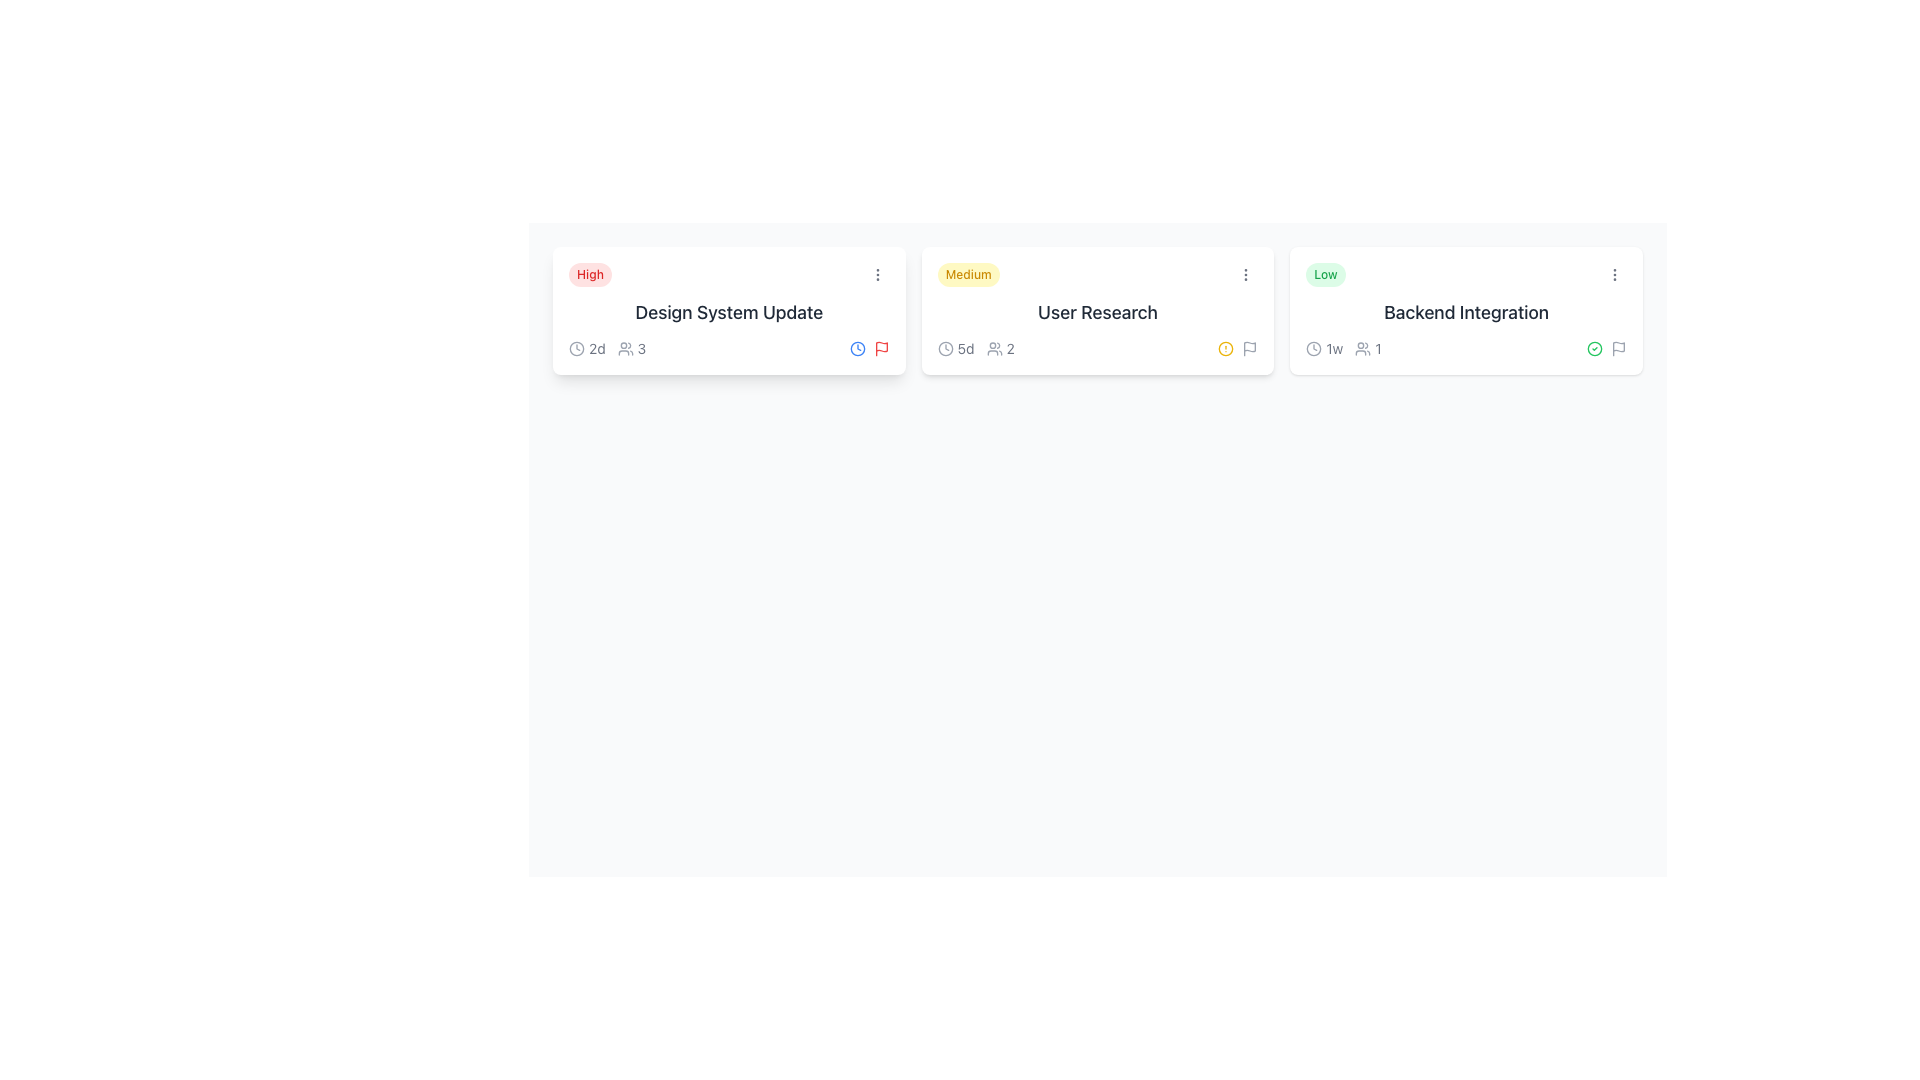  What do you see at coordinates (1344, 347) in the screenshot?
I see `the user count number '1' in the Text and Icon Label Row within the 'Backend Integration' card` at bounding box center [1344, 347].